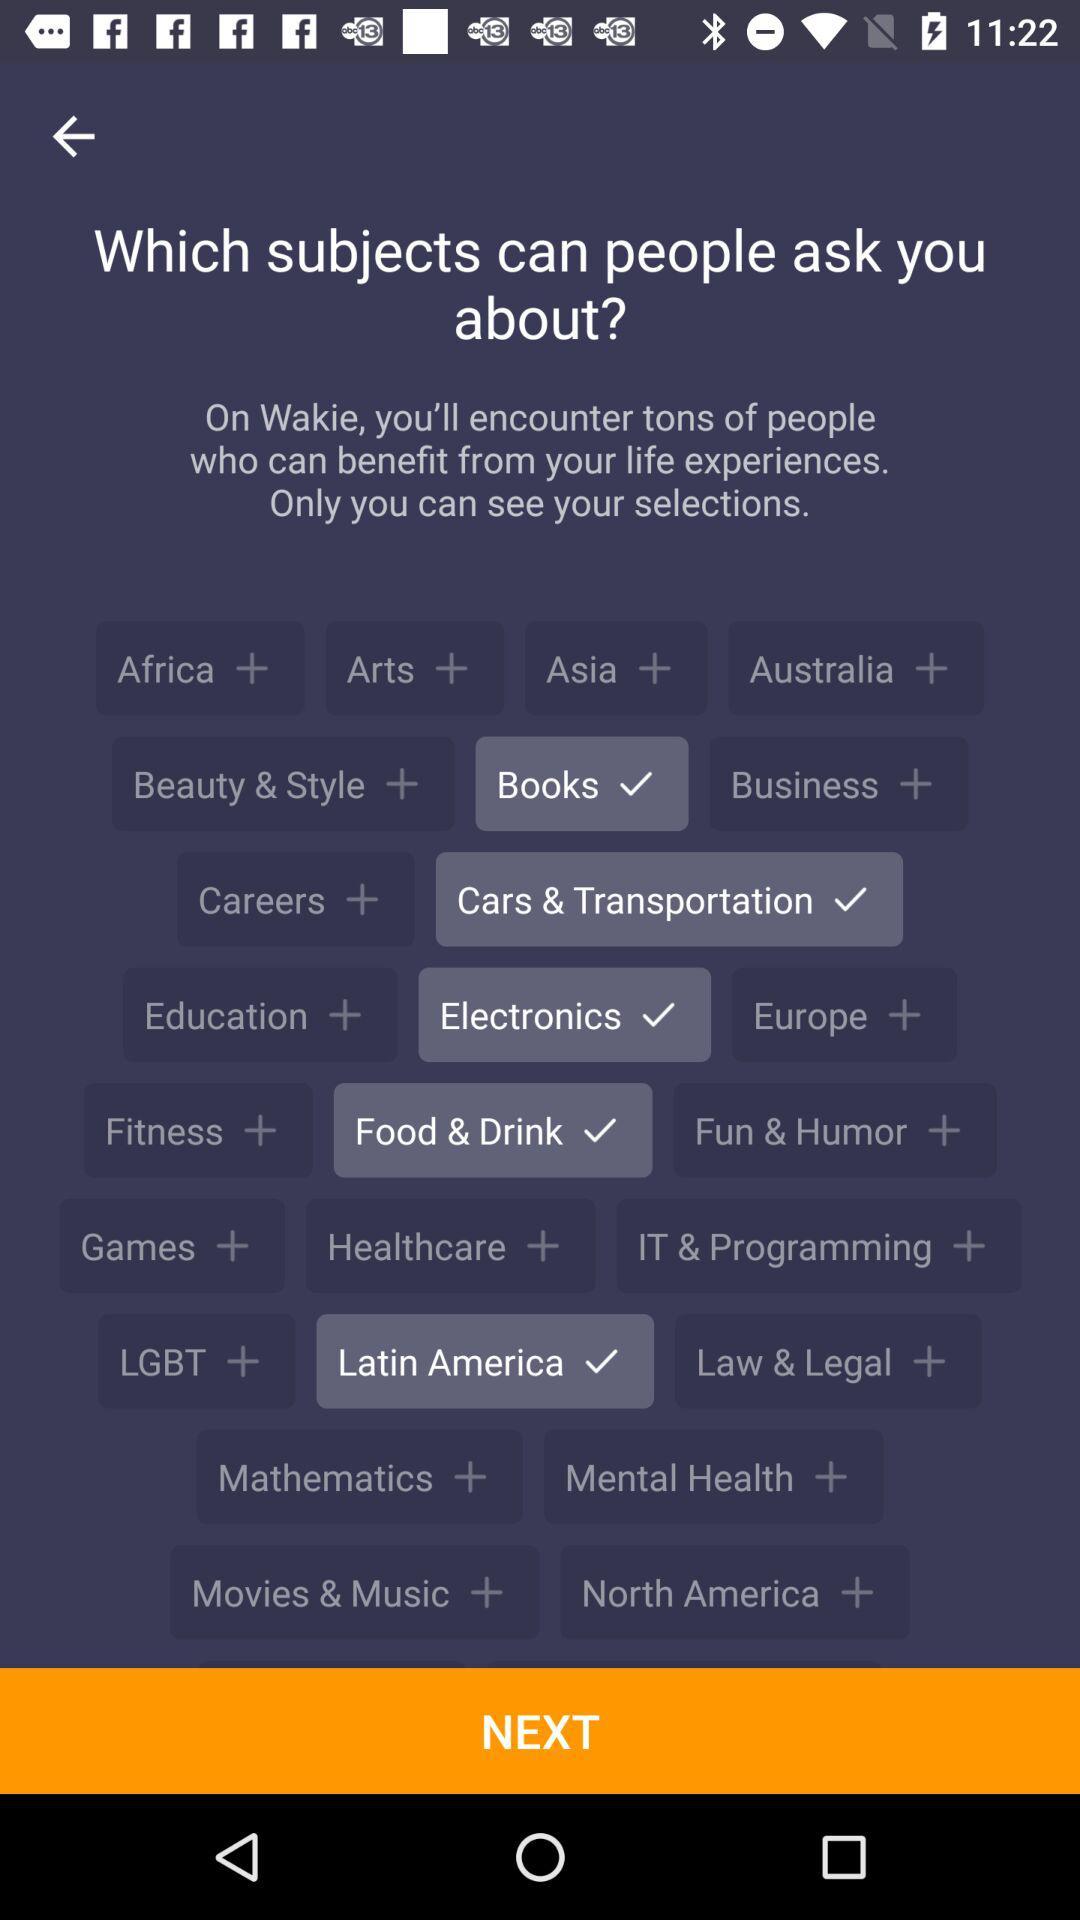 Image resolution: width=1080 pixels, height=1920 pixels. What do you see at coordinates (735, 1591) in the screenshot?
I see `north america` at bounding box center [735, 1591].